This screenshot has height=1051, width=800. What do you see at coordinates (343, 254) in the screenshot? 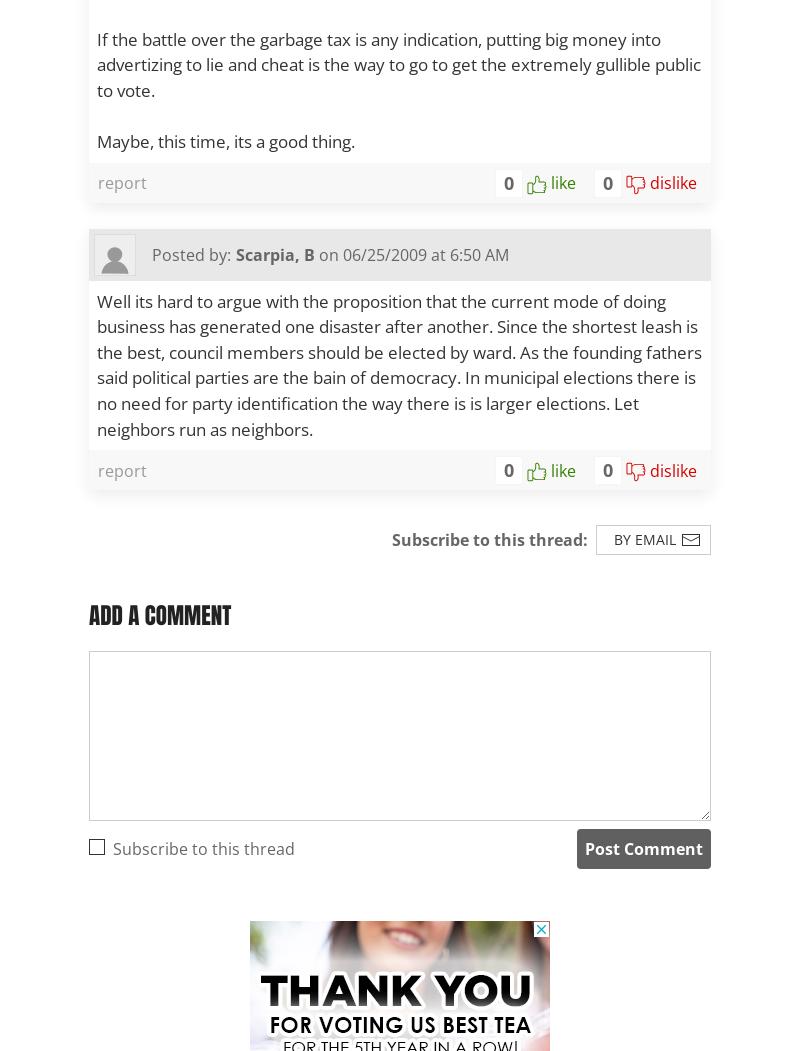
I see `'06/25/2009 at 6:50 AM'` at bounding box center [343, 254].